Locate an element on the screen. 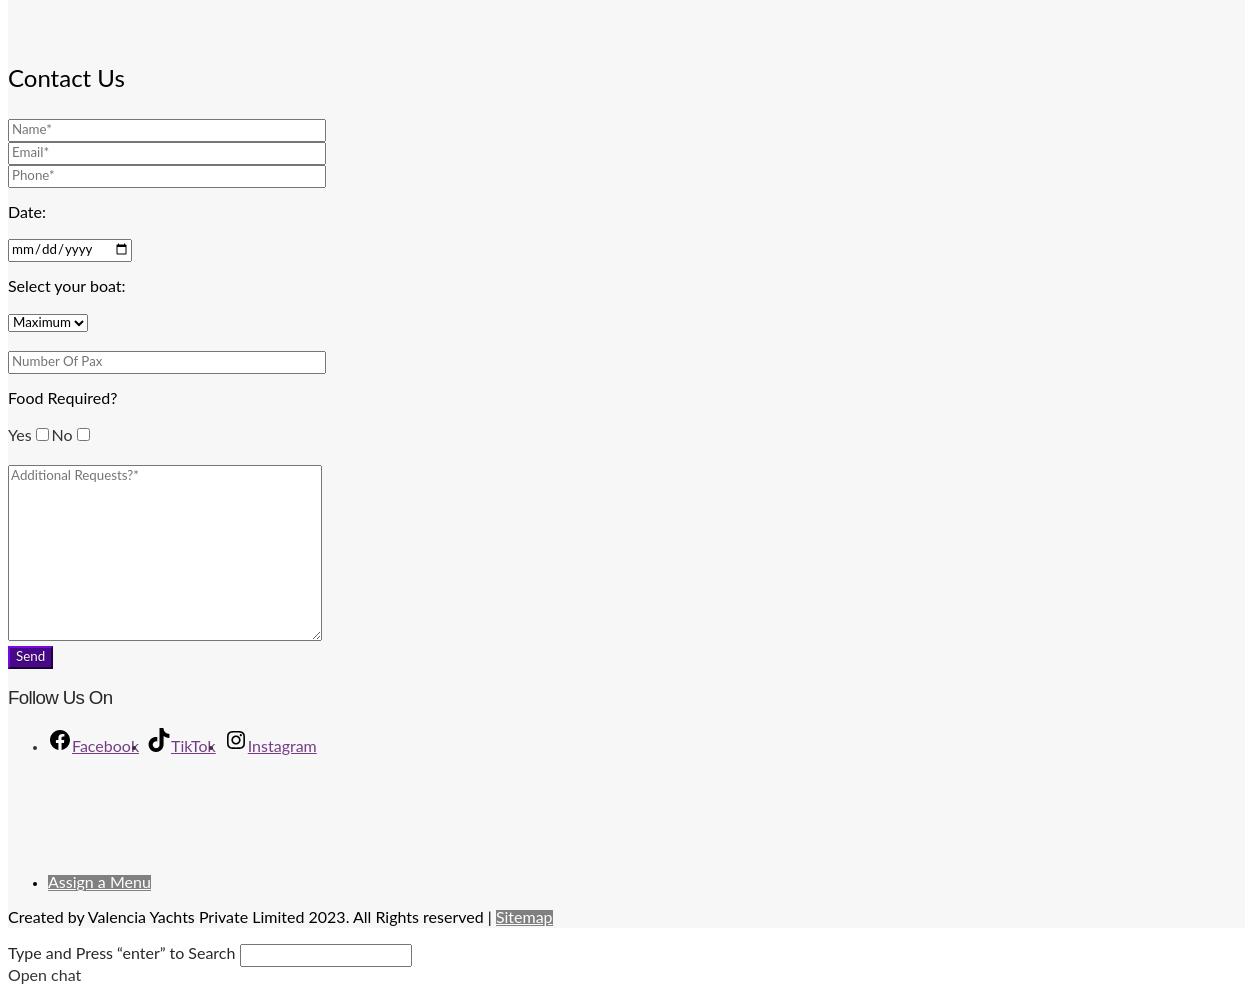  'Assign a Menu' is located at coordinates (47, 882).